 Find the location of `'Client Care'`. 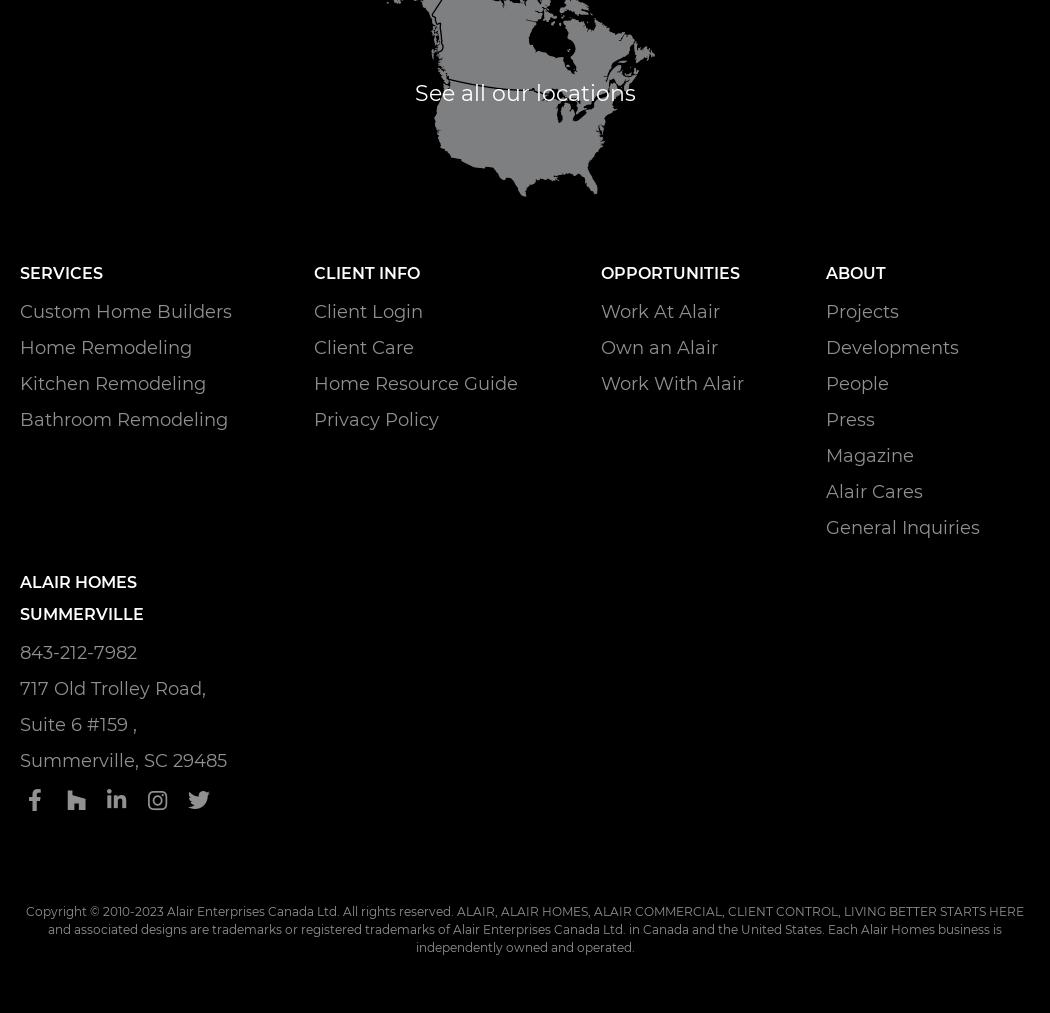

'Client Care' is located at coordinates (363, 346).